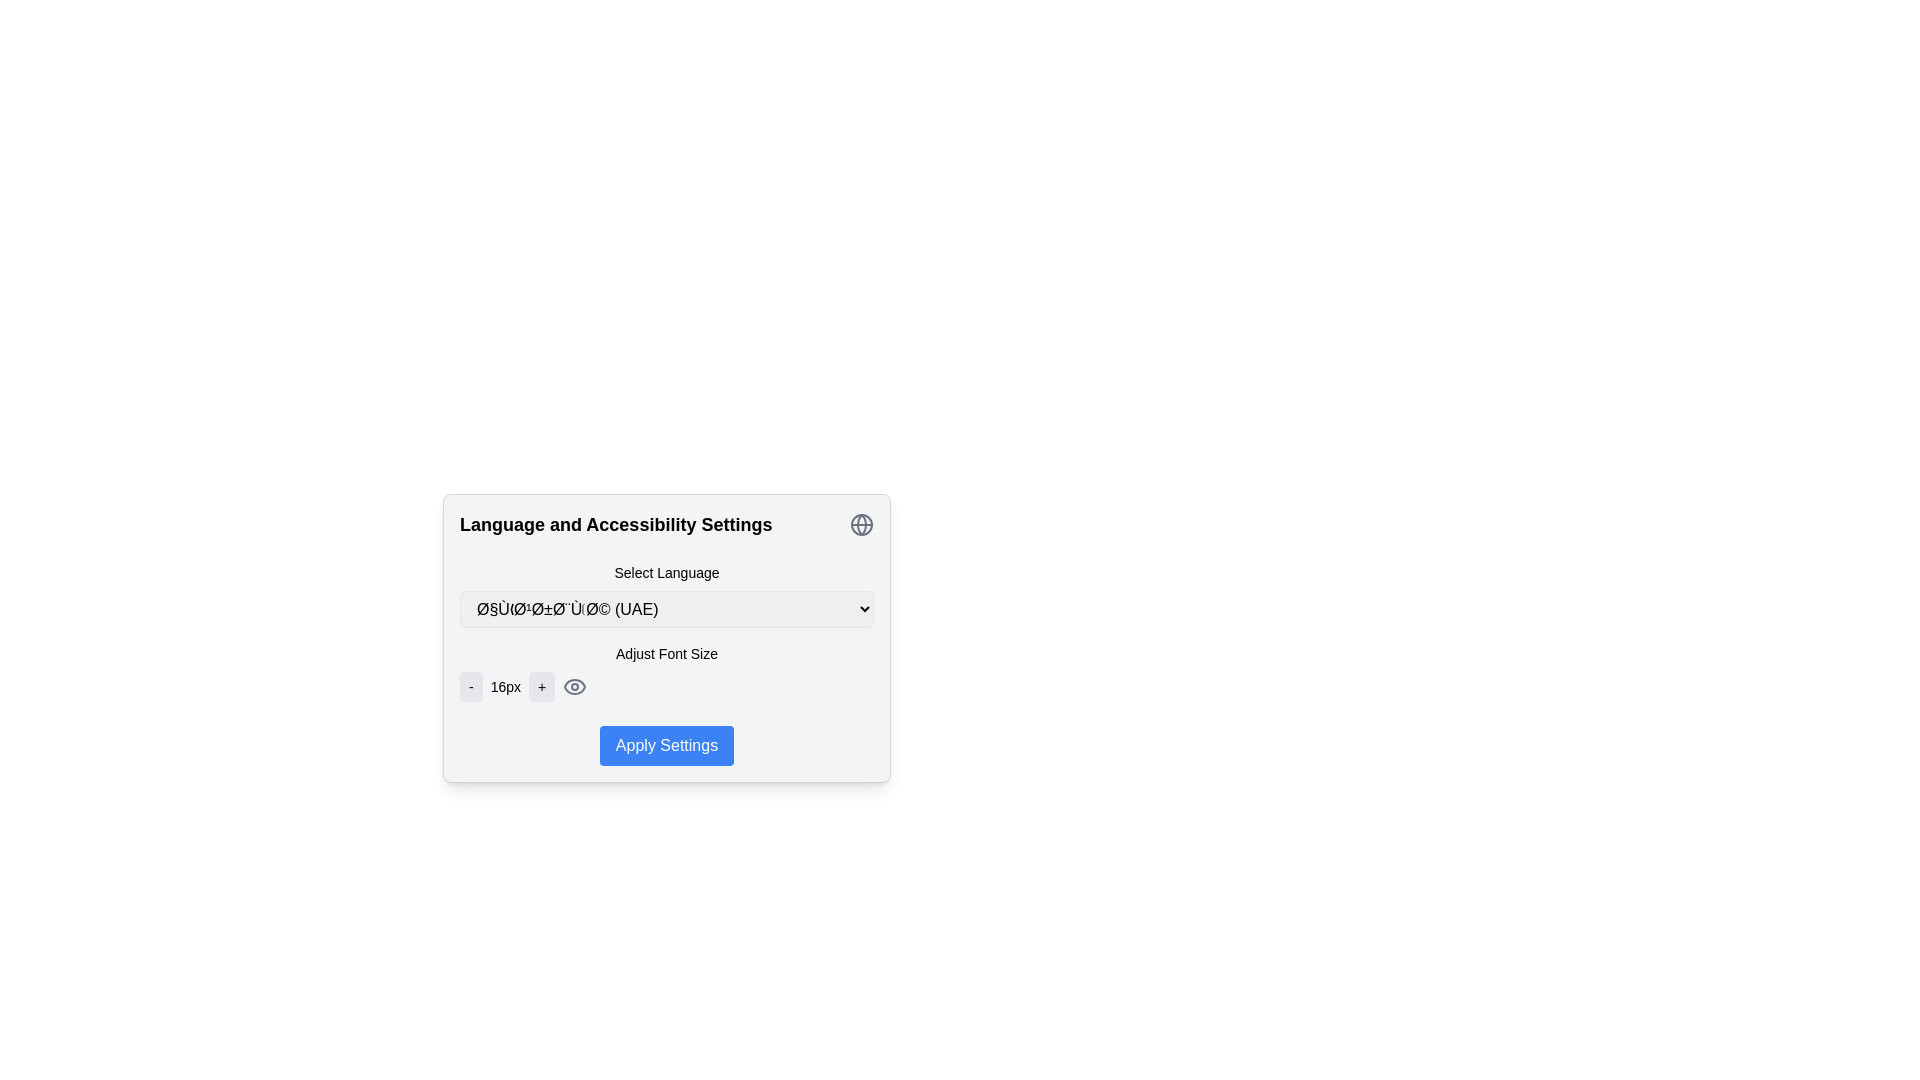  What do you see at coordinates (574, 685) in the screenshot?
I see `the small eye icon located to the immediate right of the '+' button within the 'Adjust Font Size' controls` at bounding box center [574, 685].